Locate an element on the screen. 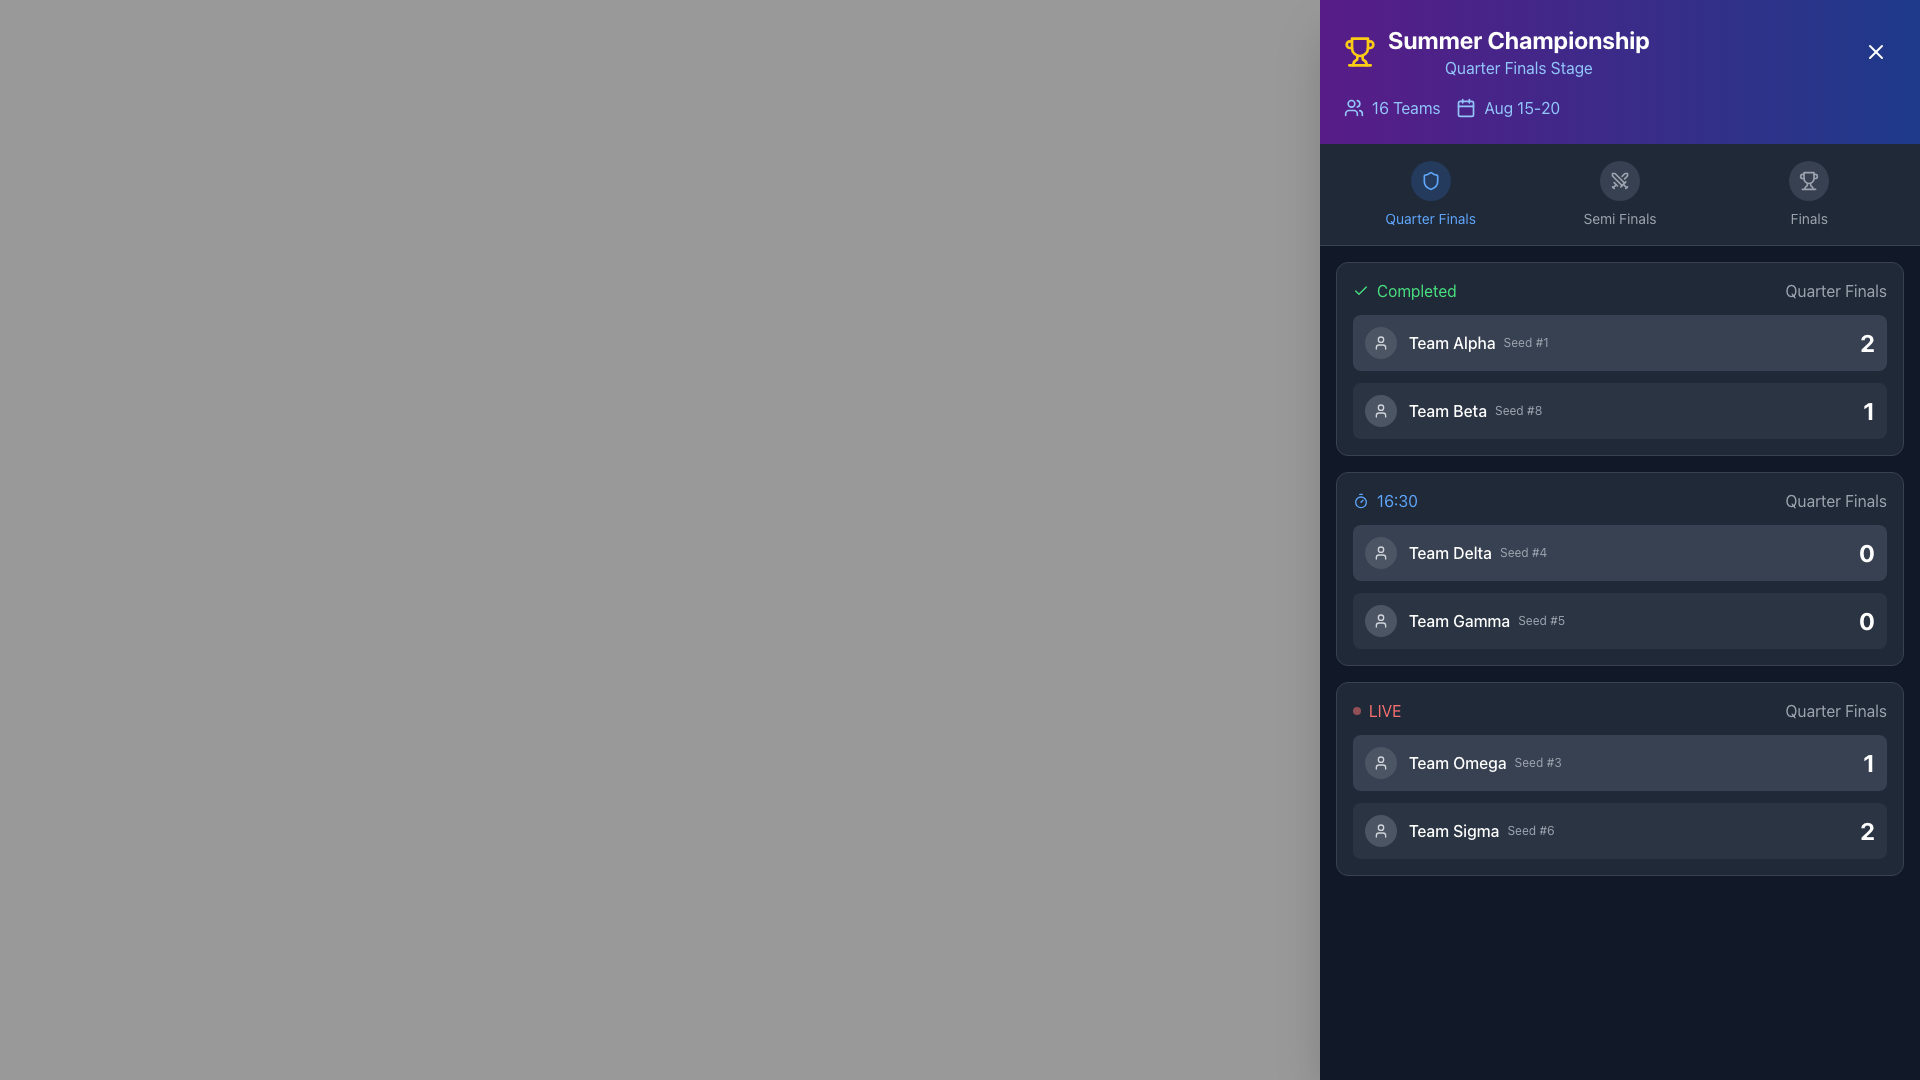 Image resolution: width=1920 pixels, height=1080 pixels. text label that identifies 'Team Beta' and its designation 'Seed #8' in the tournament progress interface, located in the 'Completed' matches section is located at coordinates (1475, 410).